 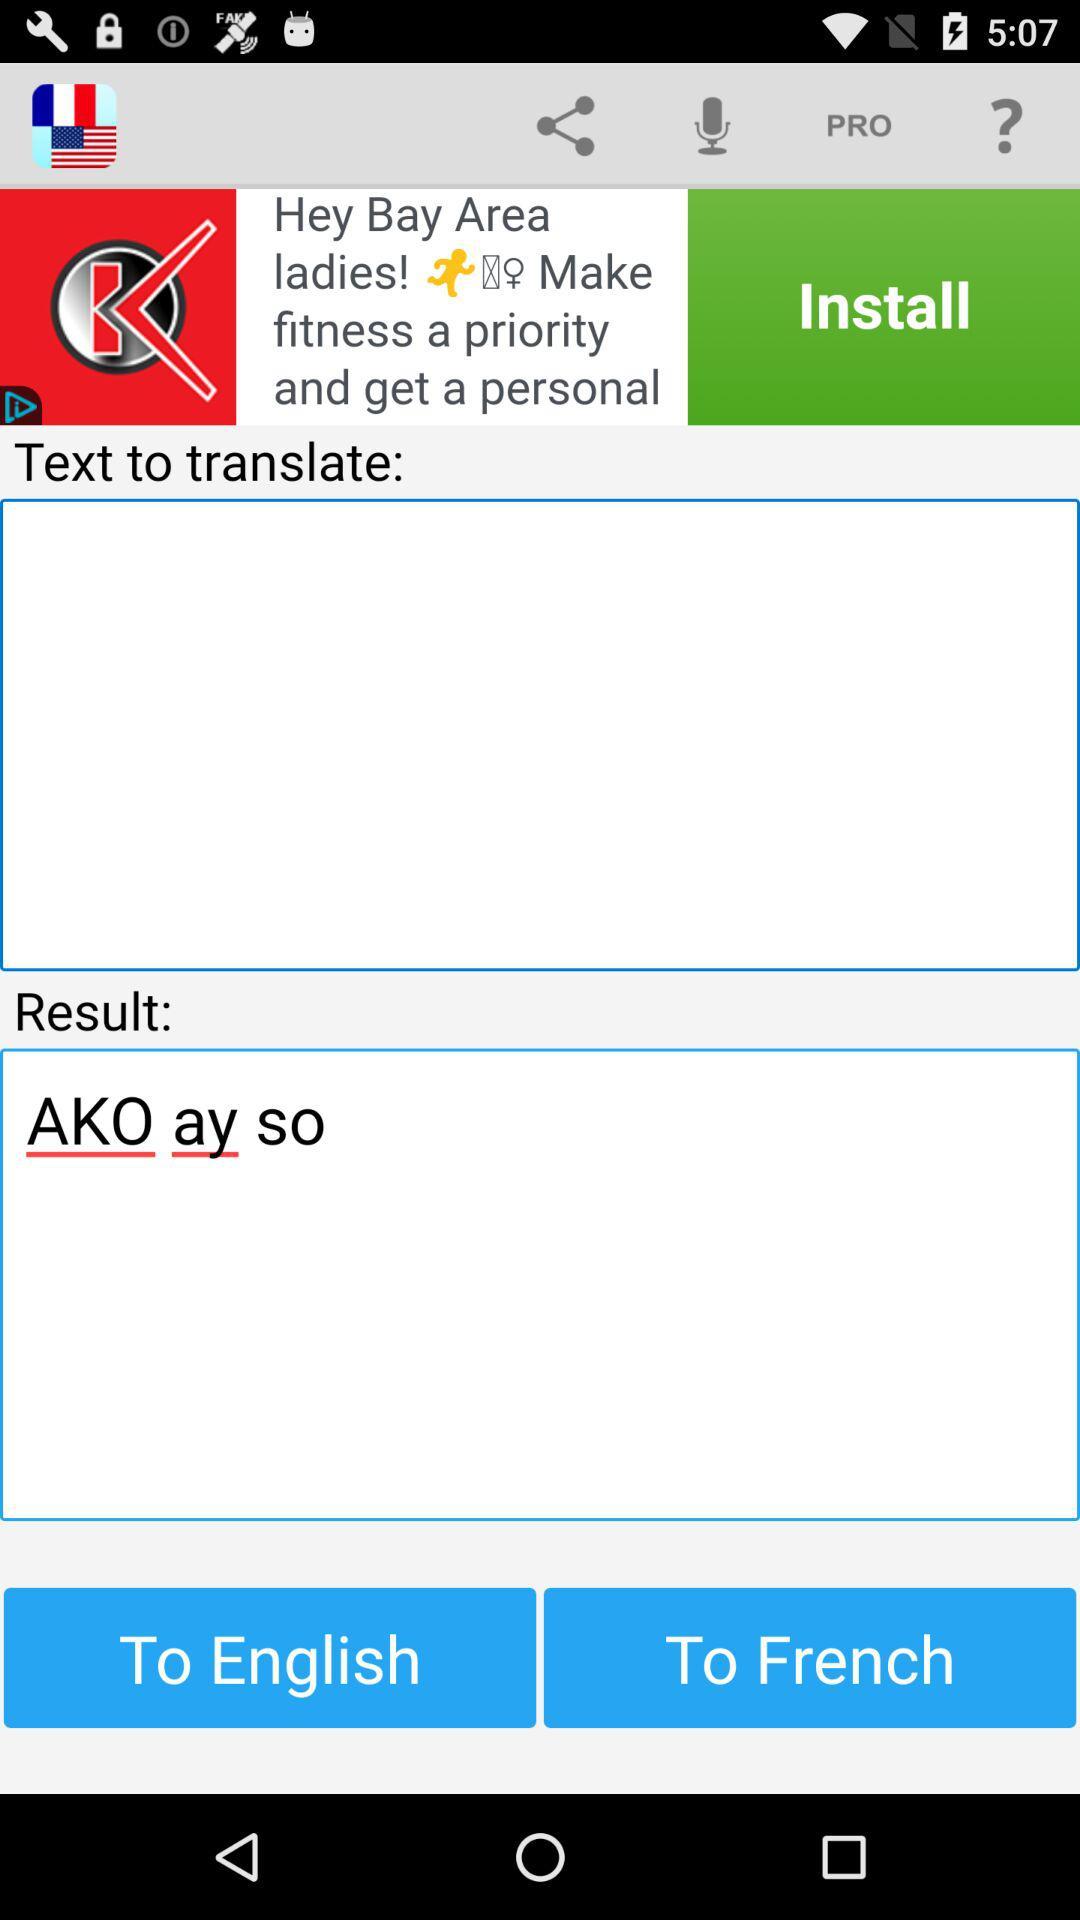 What do you see at coordinates (540, 306) in the screenshot?
I see `advertisement` at bounding box center [540, 306].